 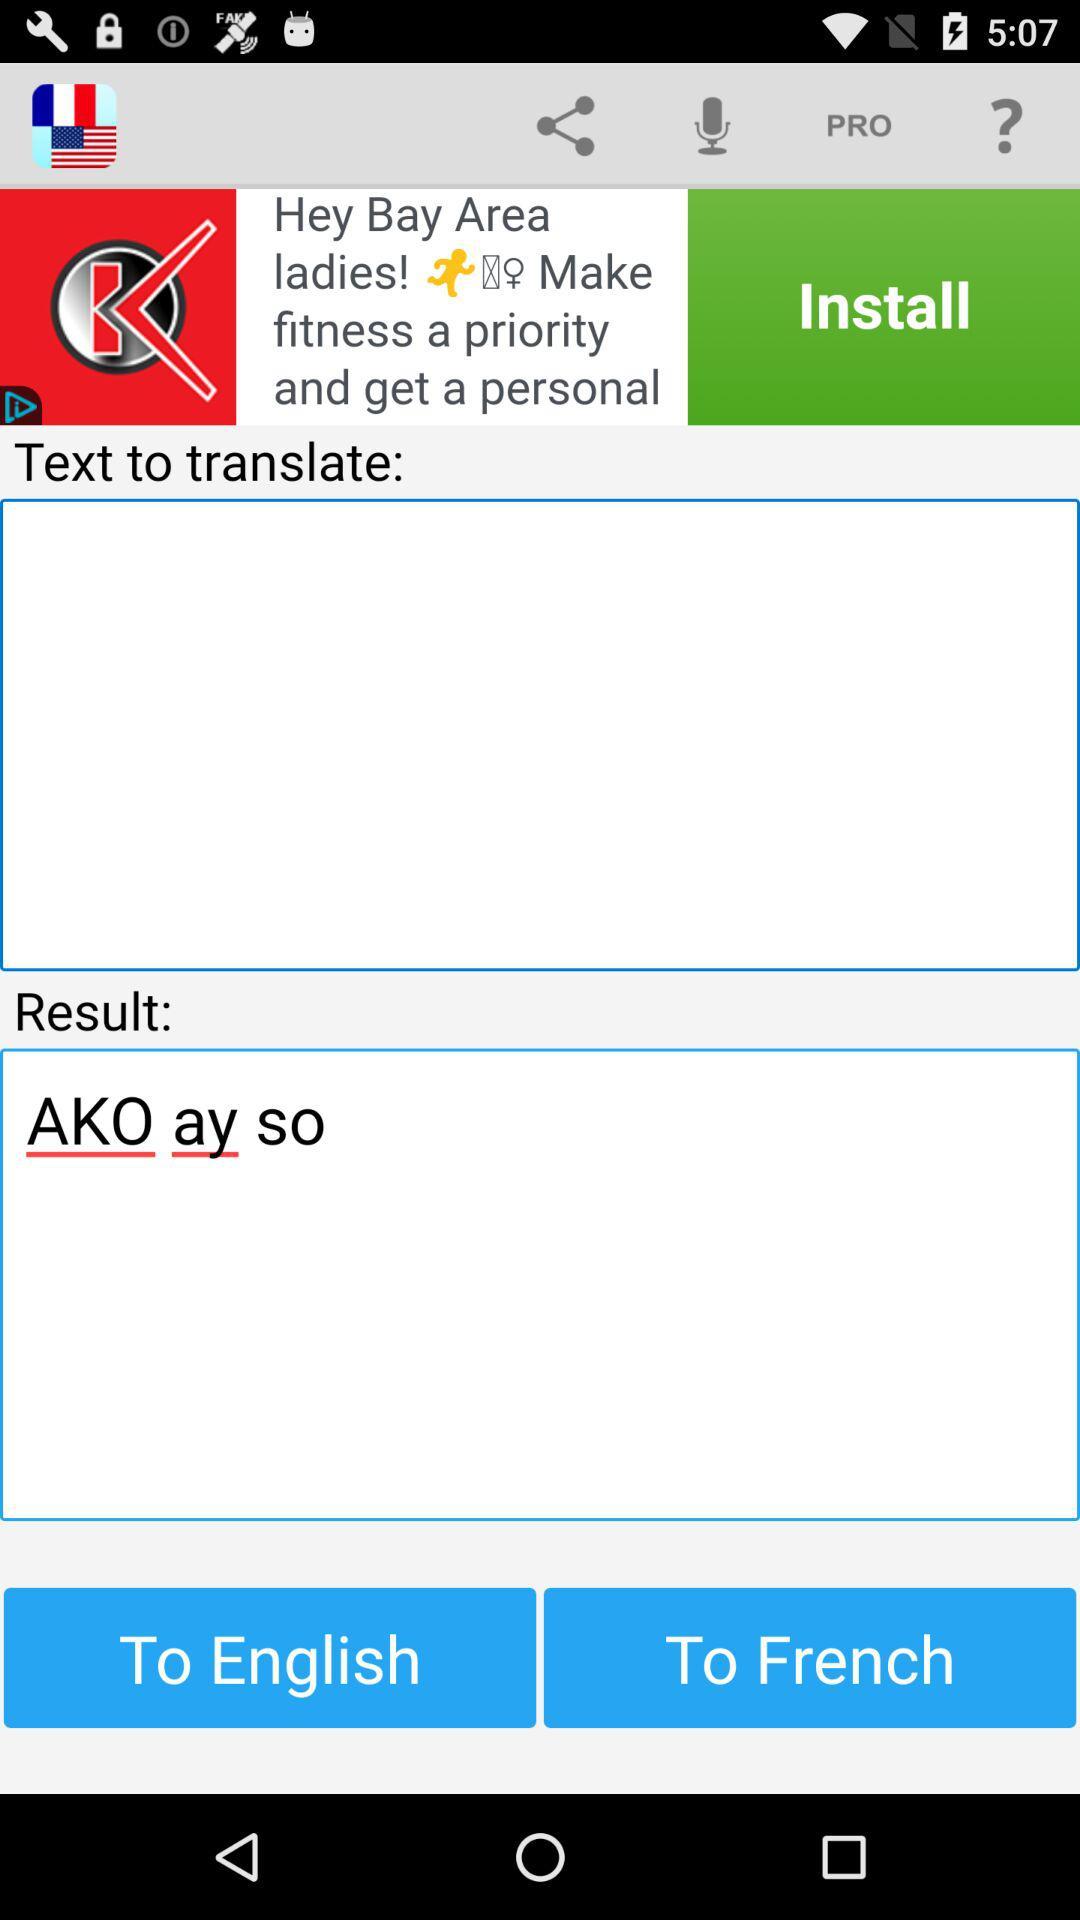 What do you see at coordinates (540, 306) in the screenshot?
I see `advertisement` at bounding box center [540, 306].